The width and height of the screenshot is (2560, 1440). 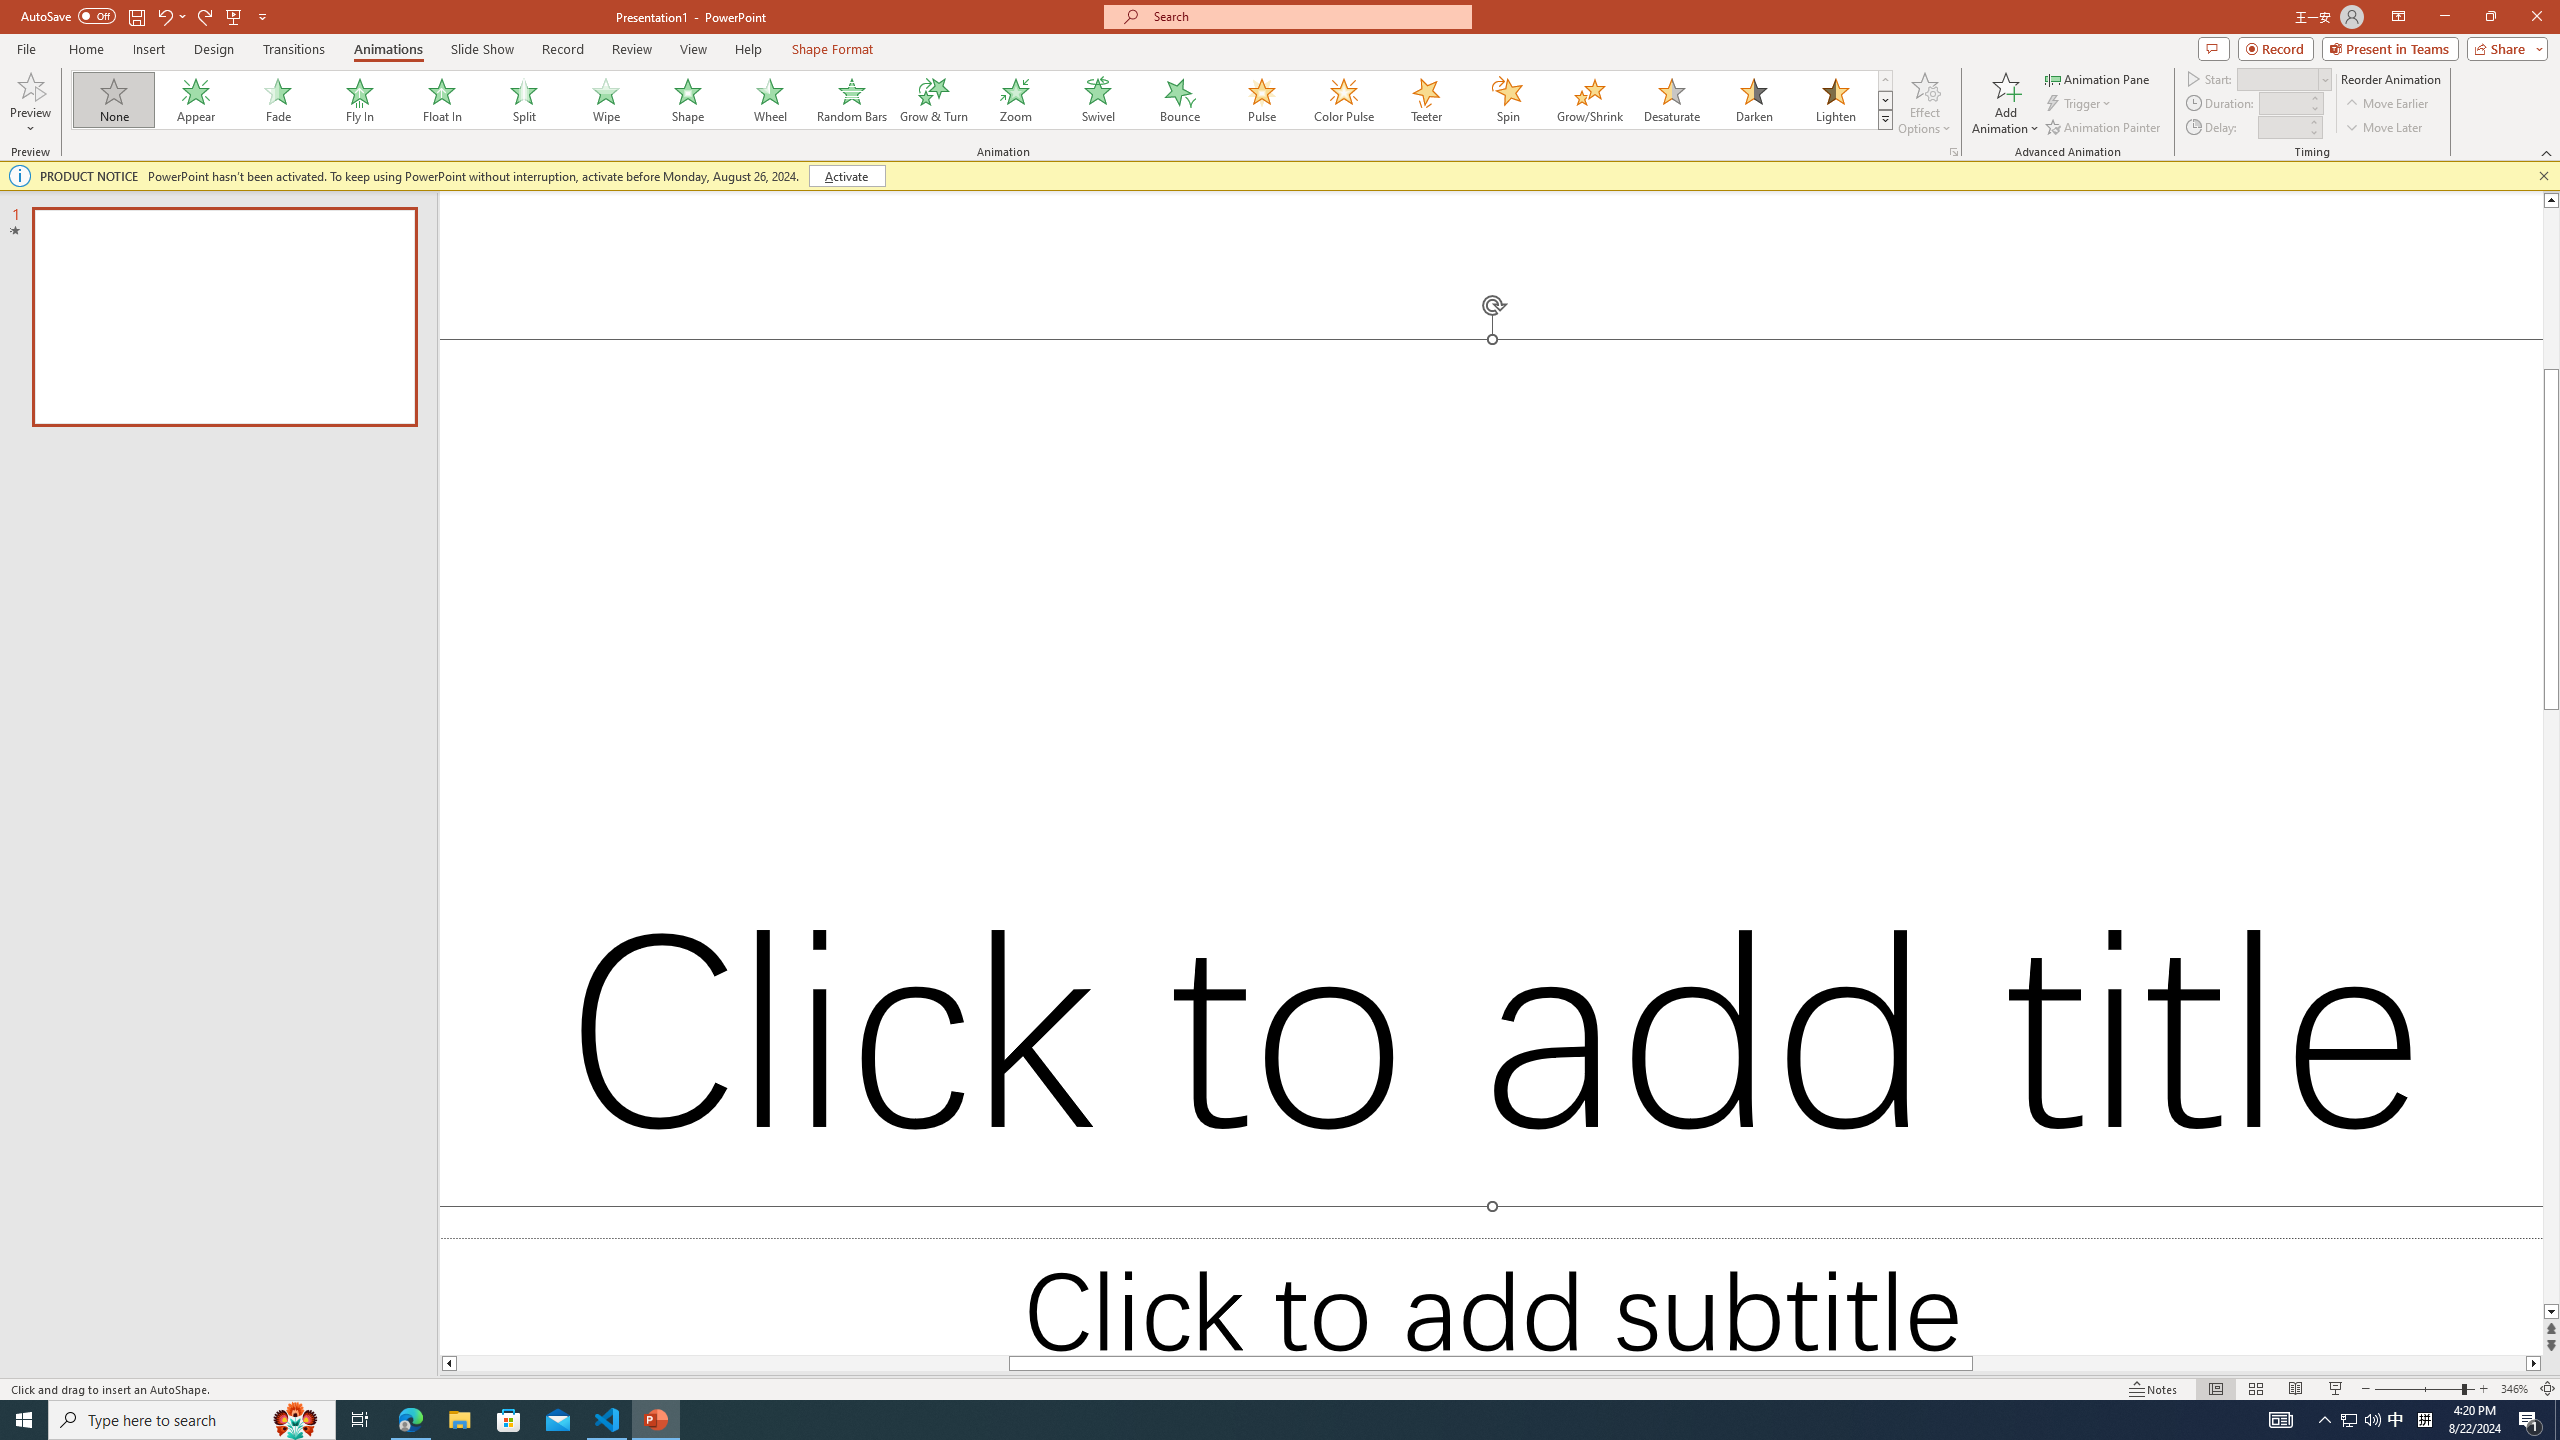 What do you see at coordinates (1752, 99) in the screenshot?
I see `'Darken'` at bounding box center [1752, 99].